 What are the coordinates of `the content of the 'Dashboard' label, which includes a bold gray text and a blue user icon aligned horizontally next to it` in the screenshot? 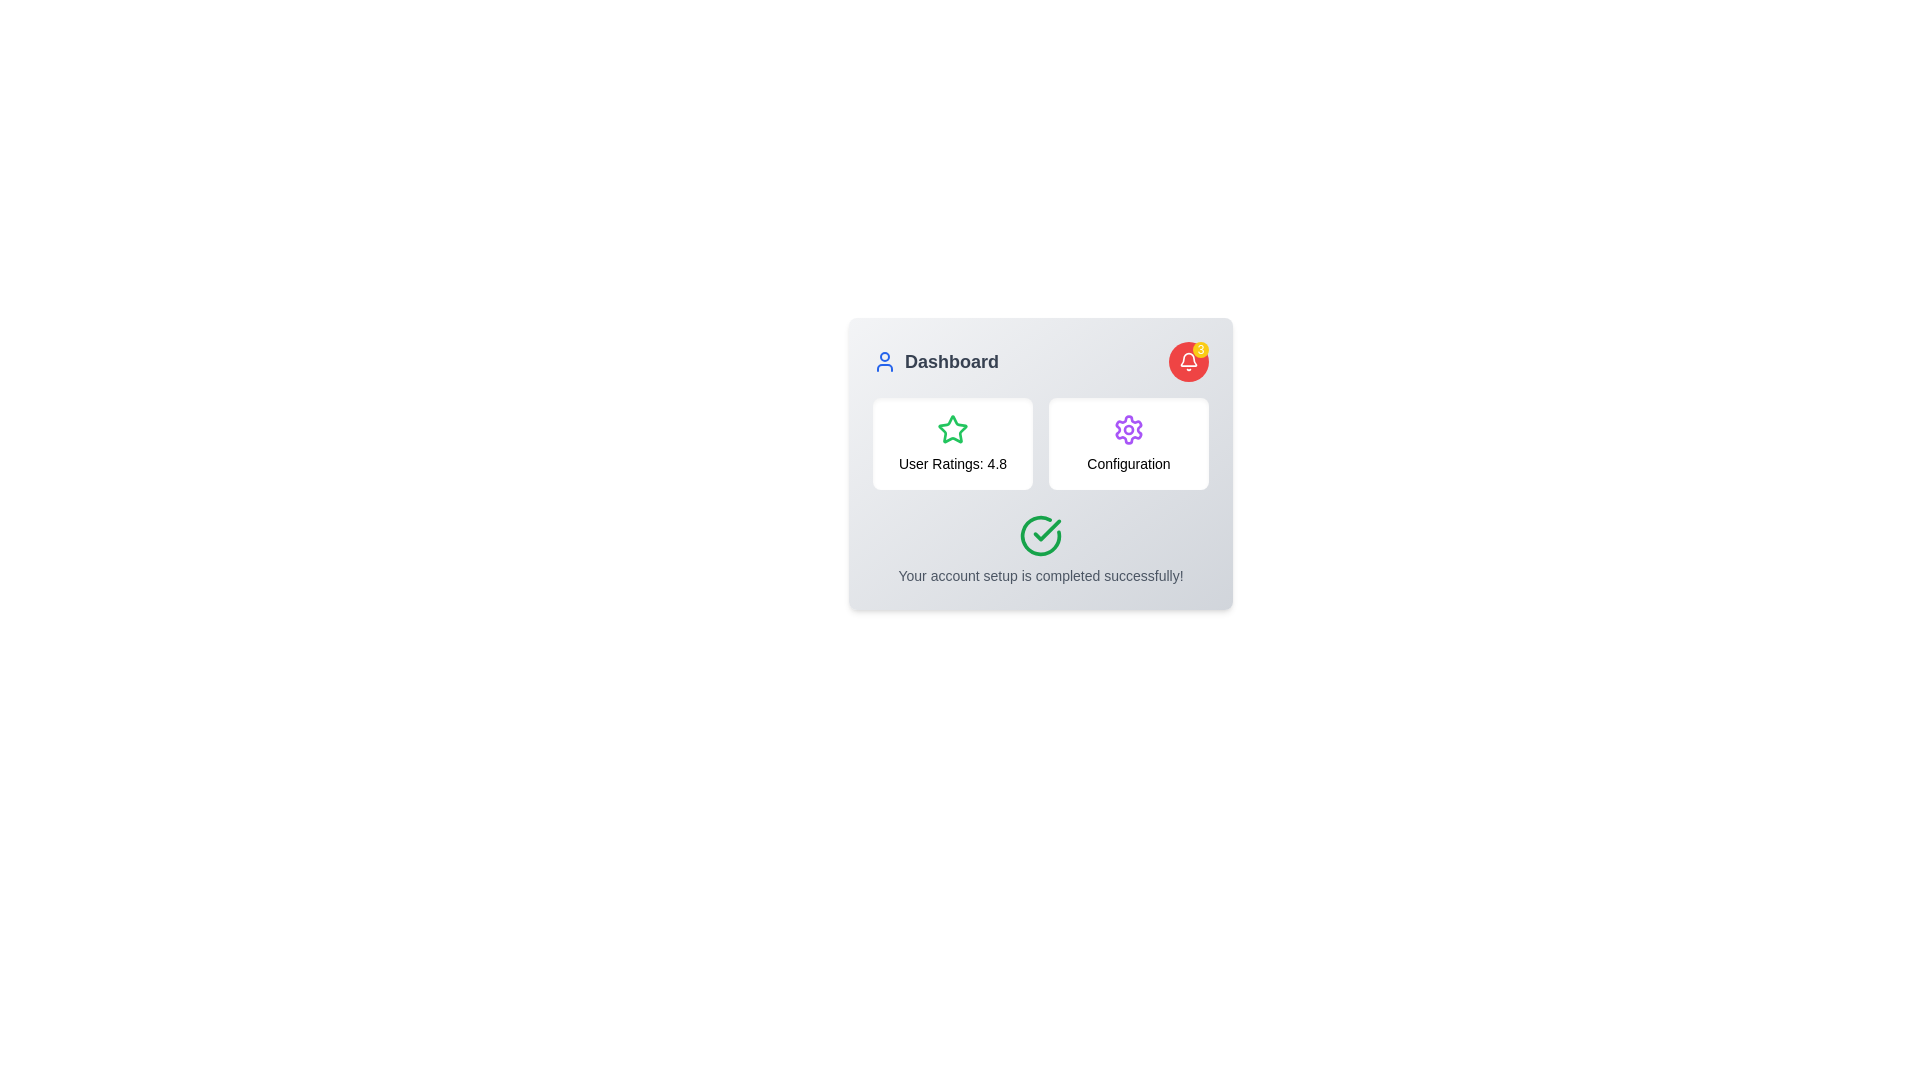 It's located at (935, 362).